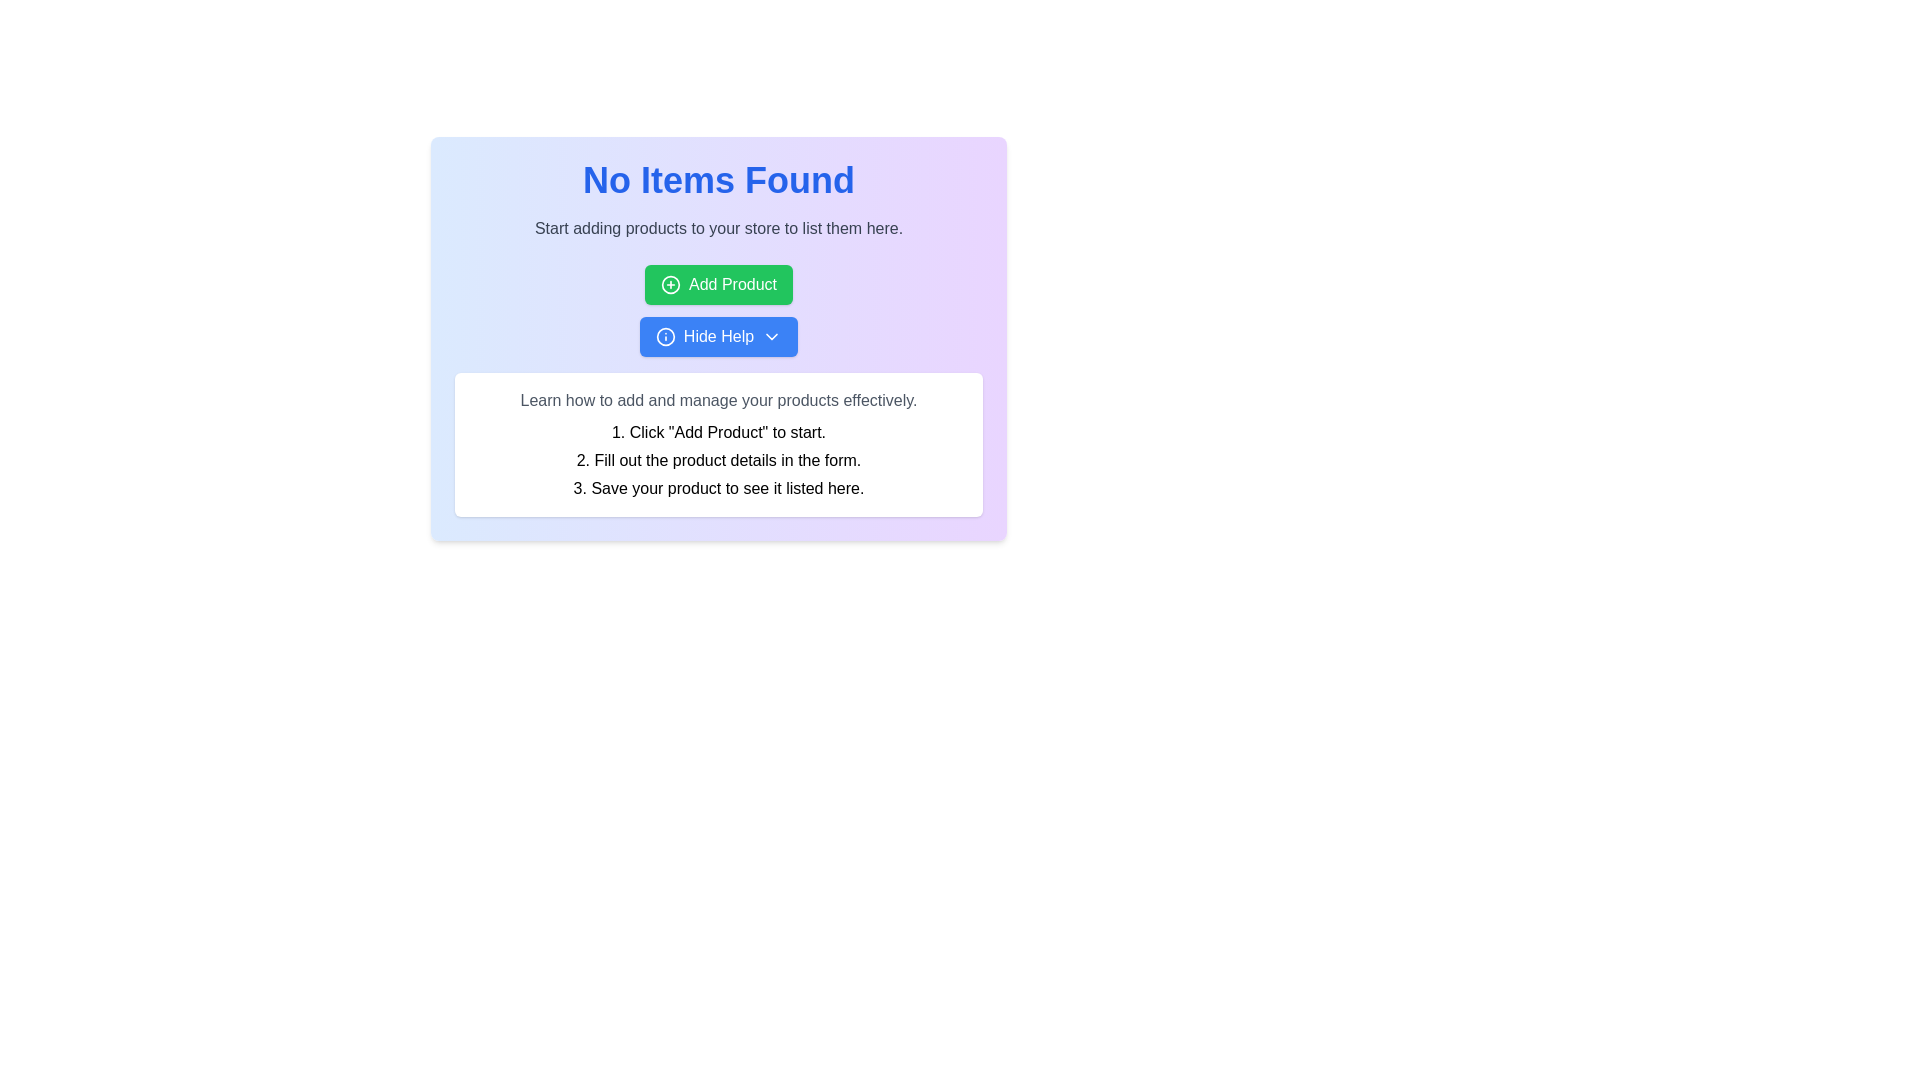 This screenshot has width=1920, height=1080. I want to click on the circular SVG icon representing the 'Hide Help' feature located at the left-most side of the blue 'Hide Help' button, so click(665, 335).